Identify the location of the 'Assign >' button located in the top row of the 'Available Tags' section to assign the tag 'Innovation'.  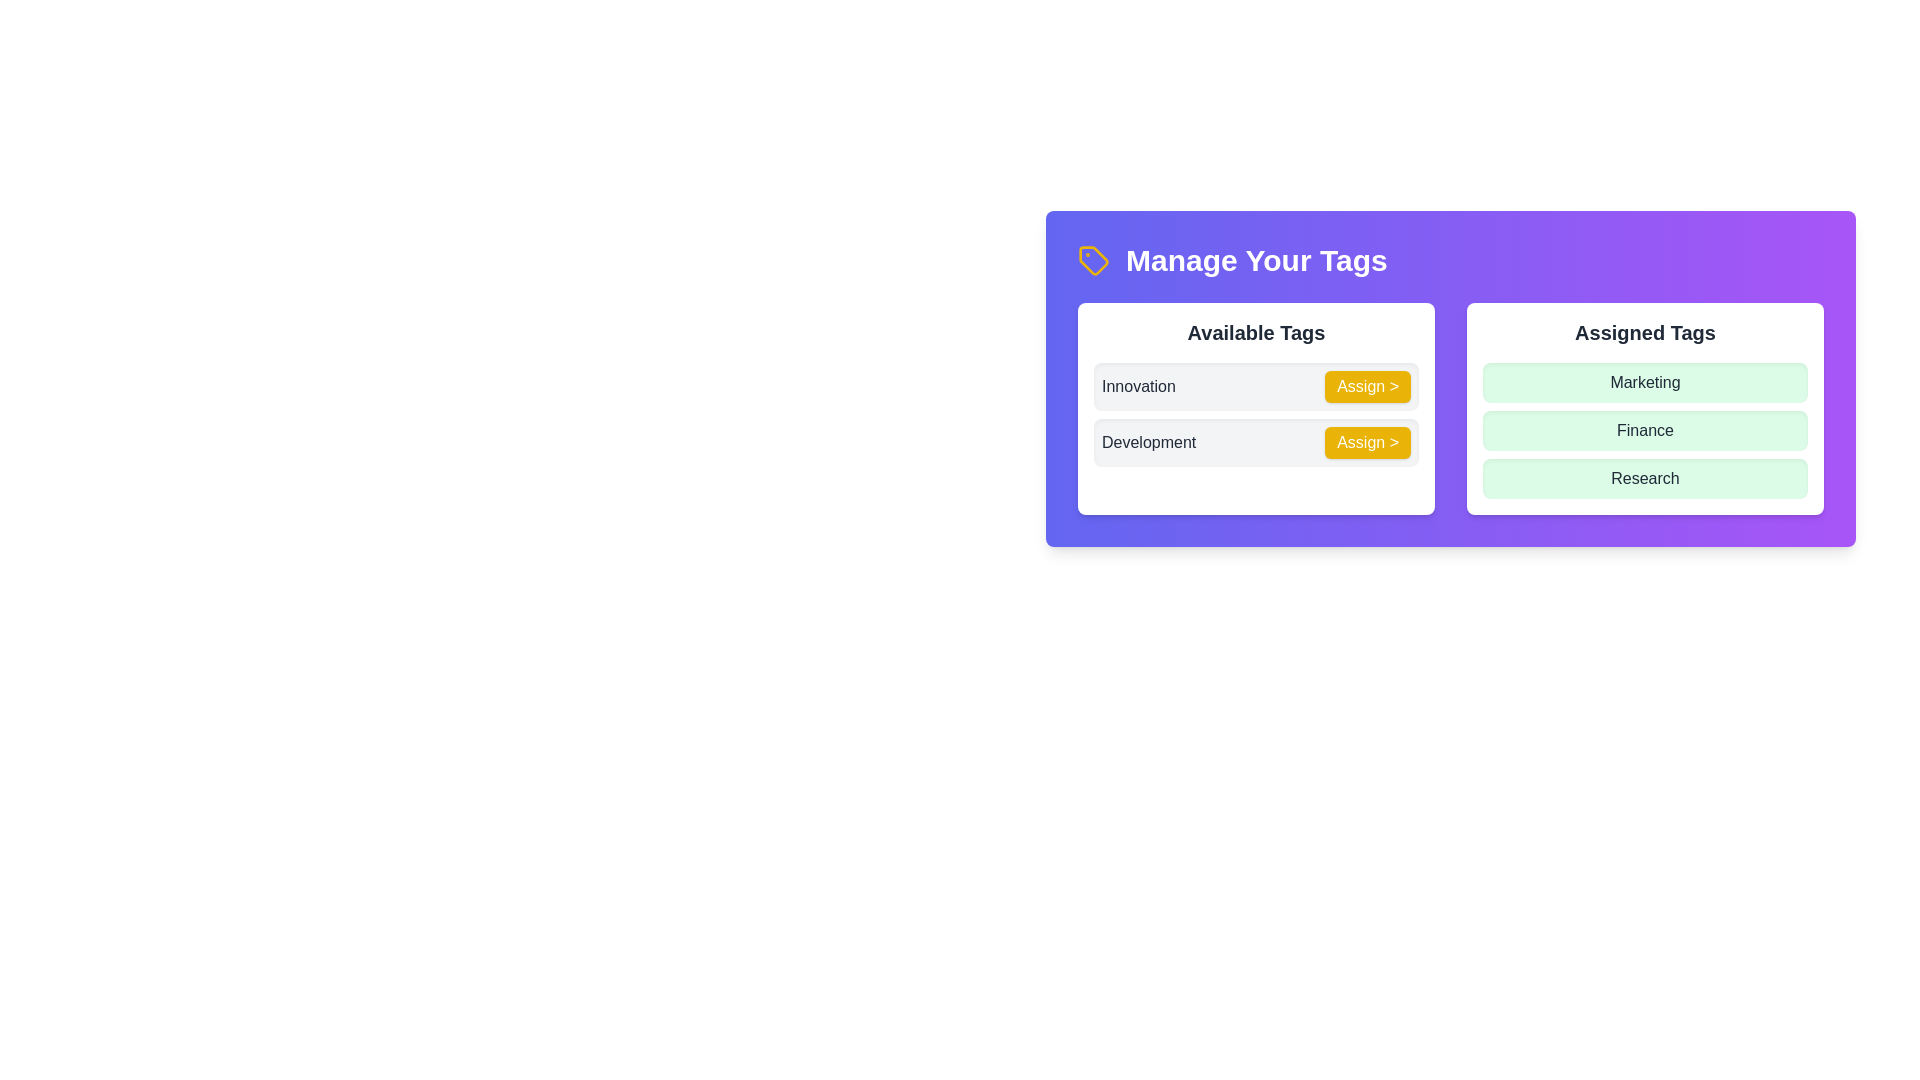
(1367, 386).